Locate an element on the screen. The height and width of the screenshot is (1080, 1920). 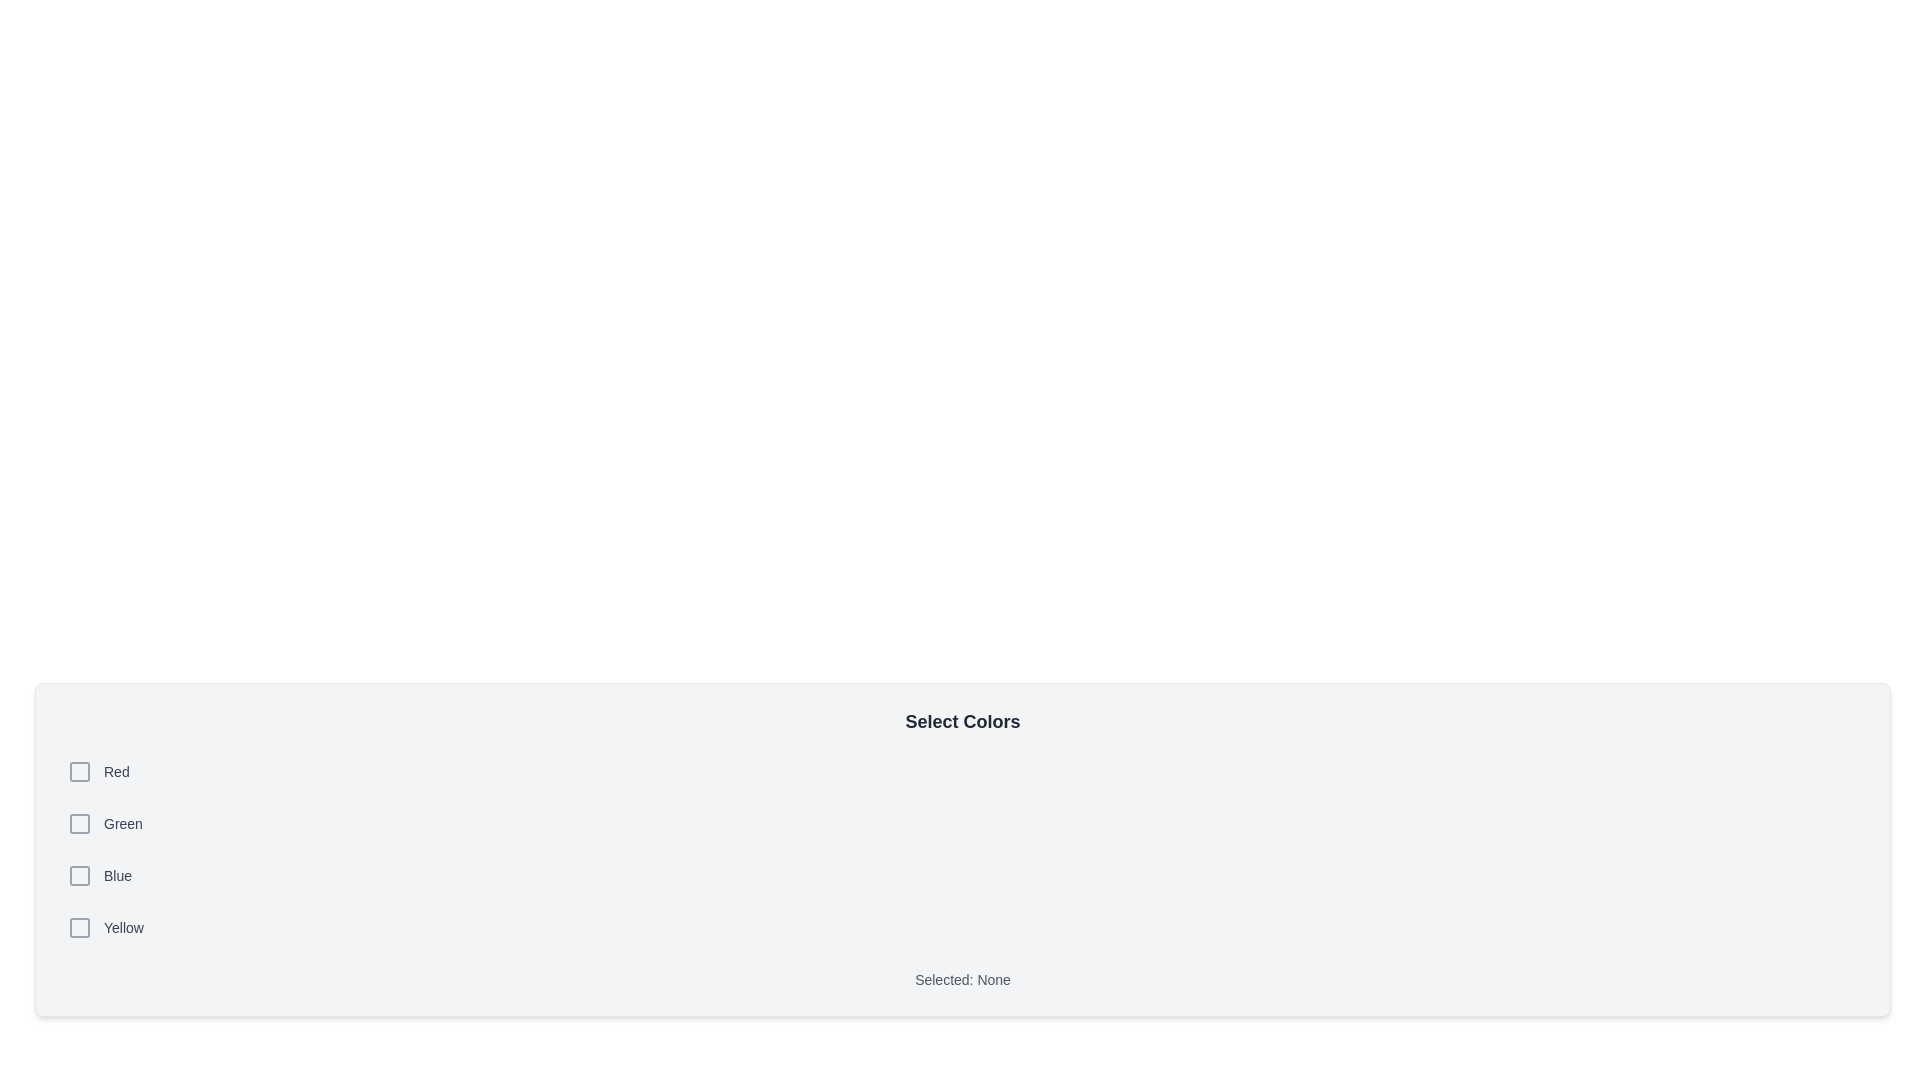
the graphical checkbox icon located before the text 'Blue' is located at coordinates (80, 874).